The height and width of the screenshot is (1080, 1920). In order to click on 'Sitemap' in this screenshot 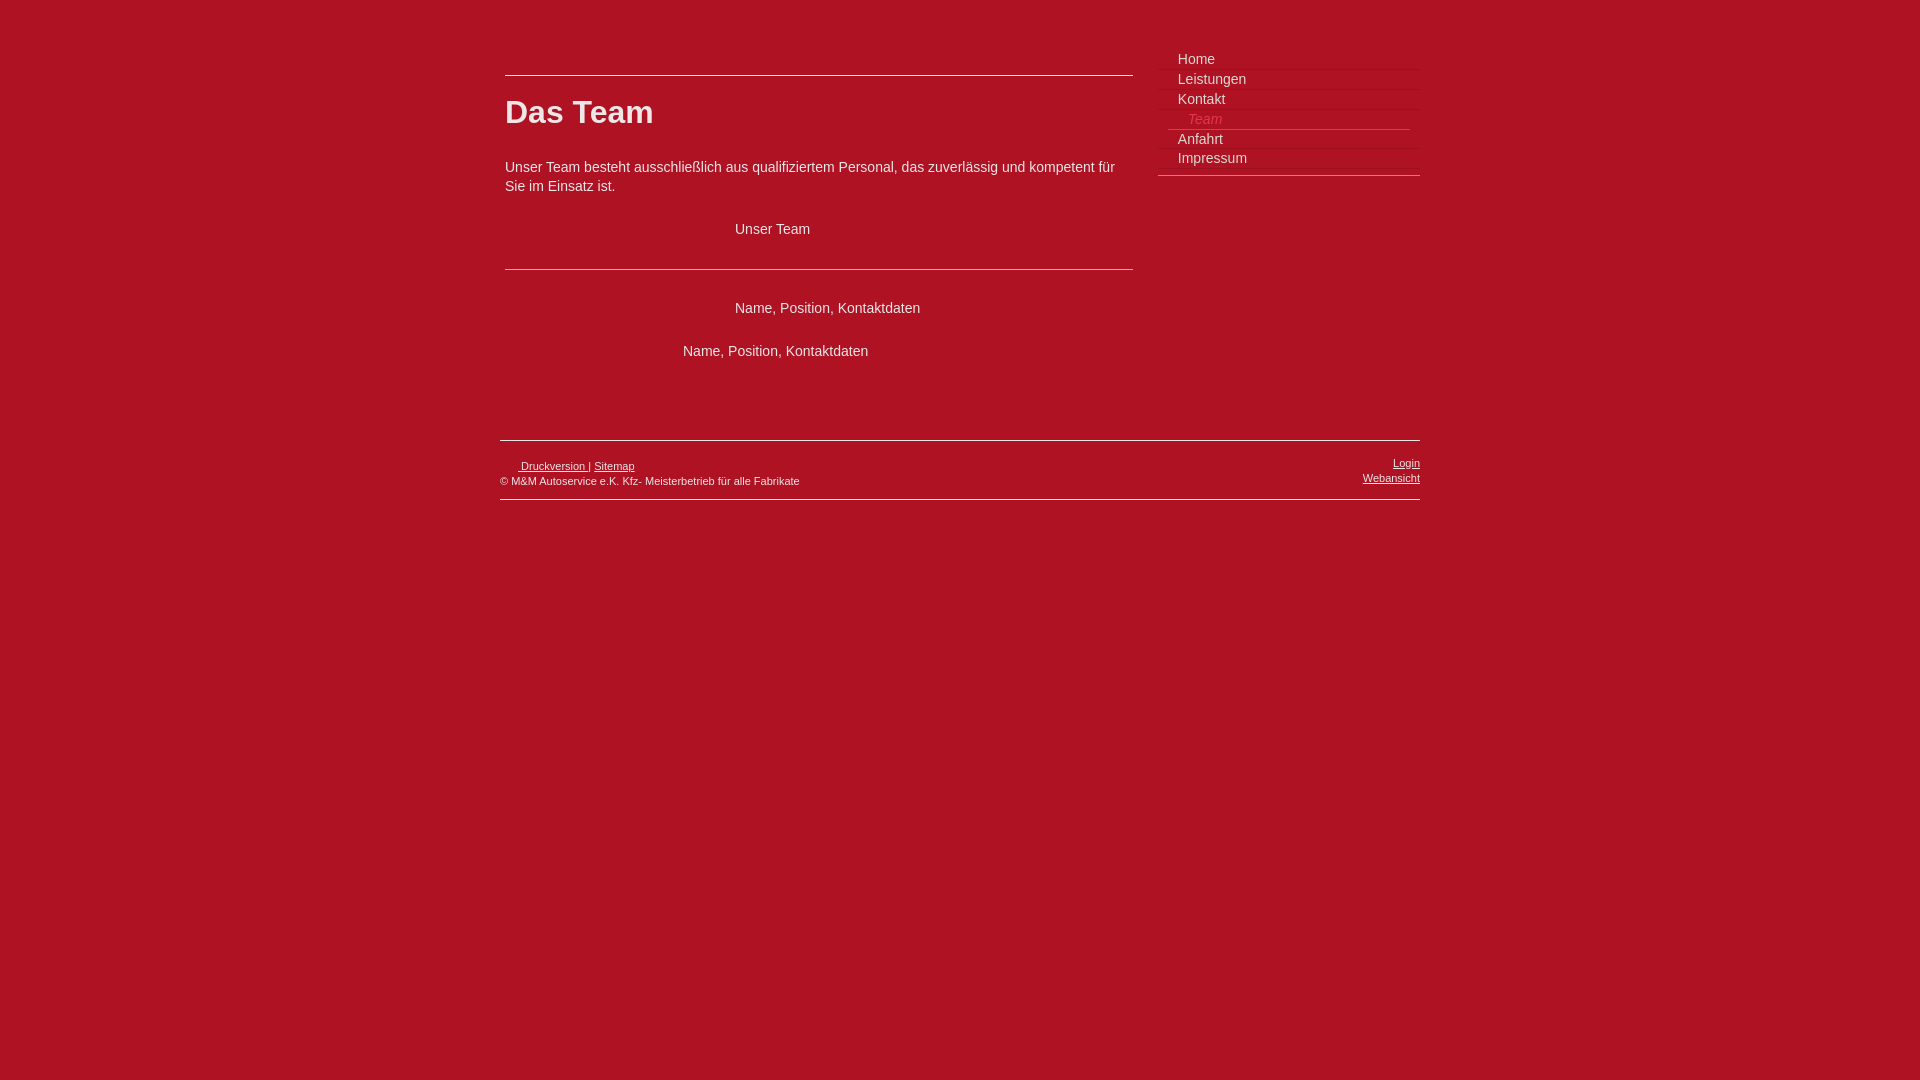, I will do `click(613, 466)`.